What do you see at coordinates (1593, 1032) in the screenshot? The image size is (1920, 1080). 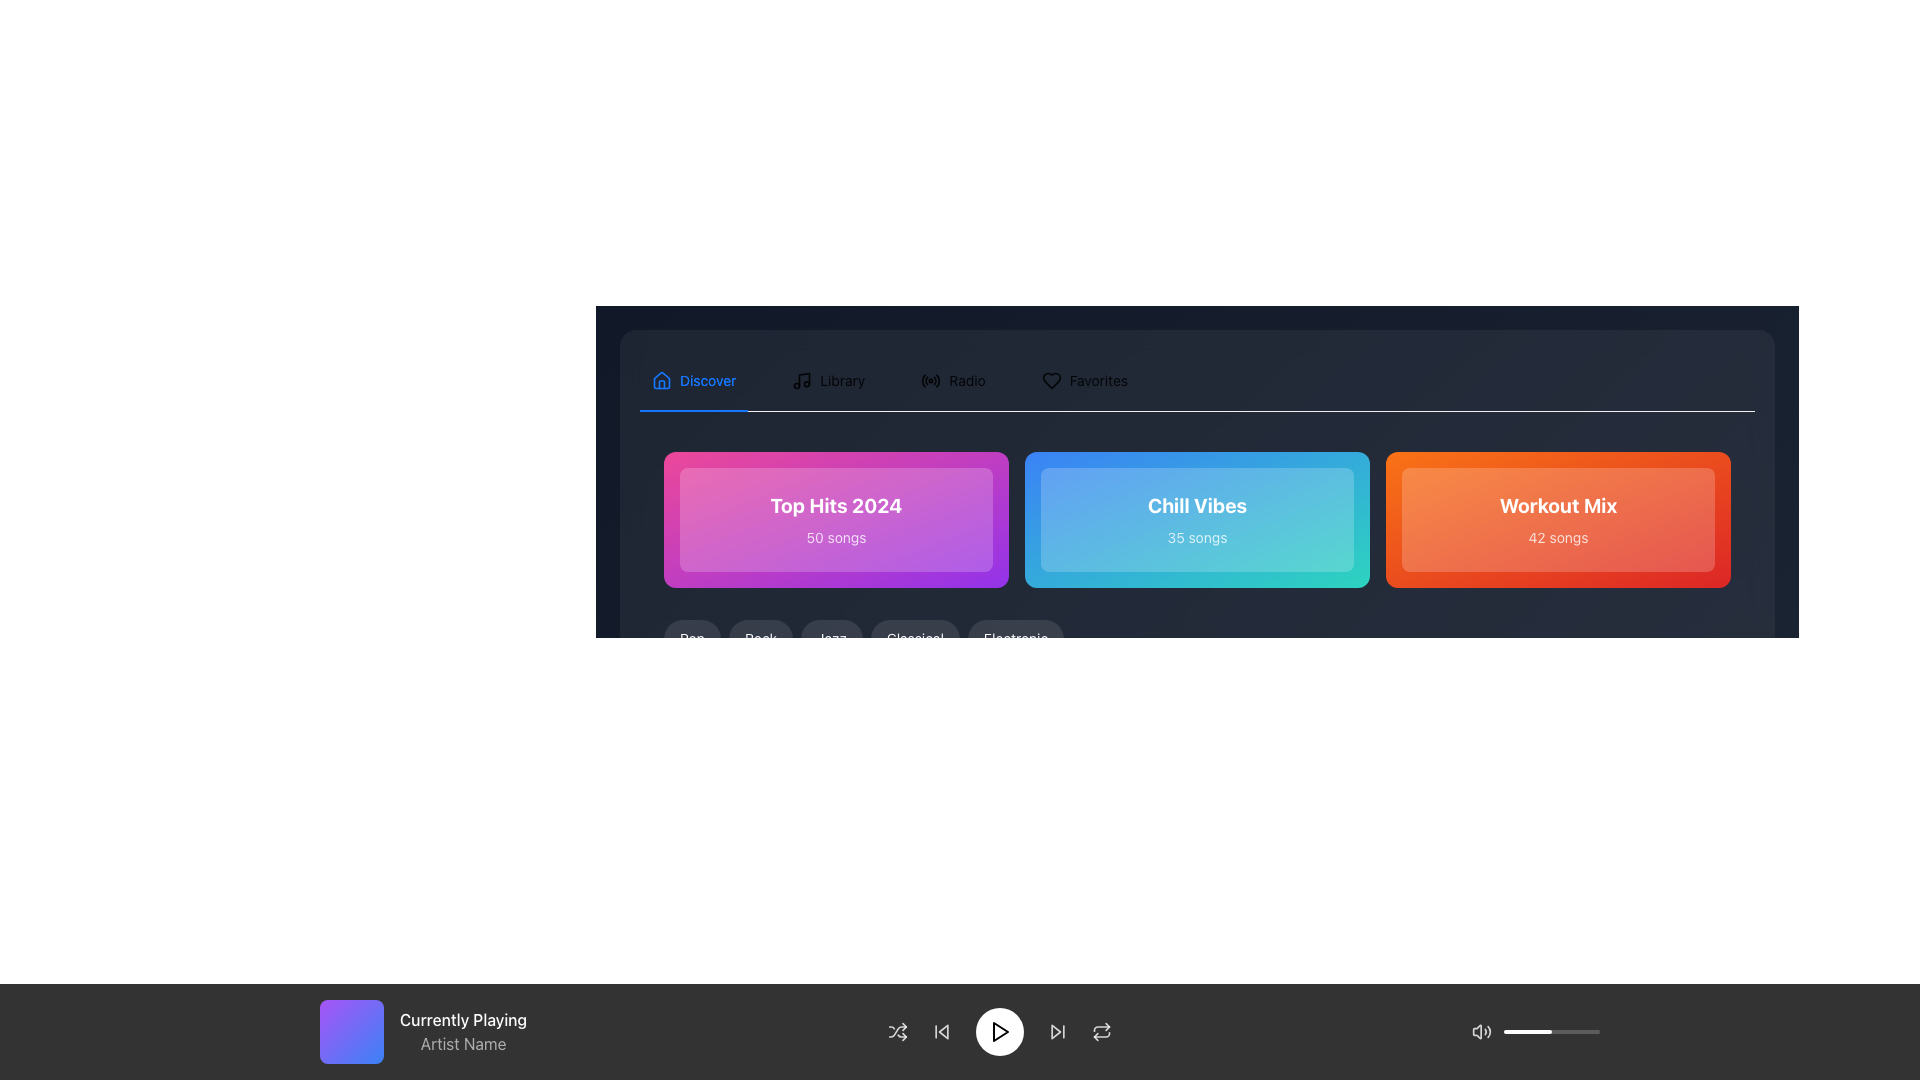 I see `the slider position` at bounding box center [1593, 1032].